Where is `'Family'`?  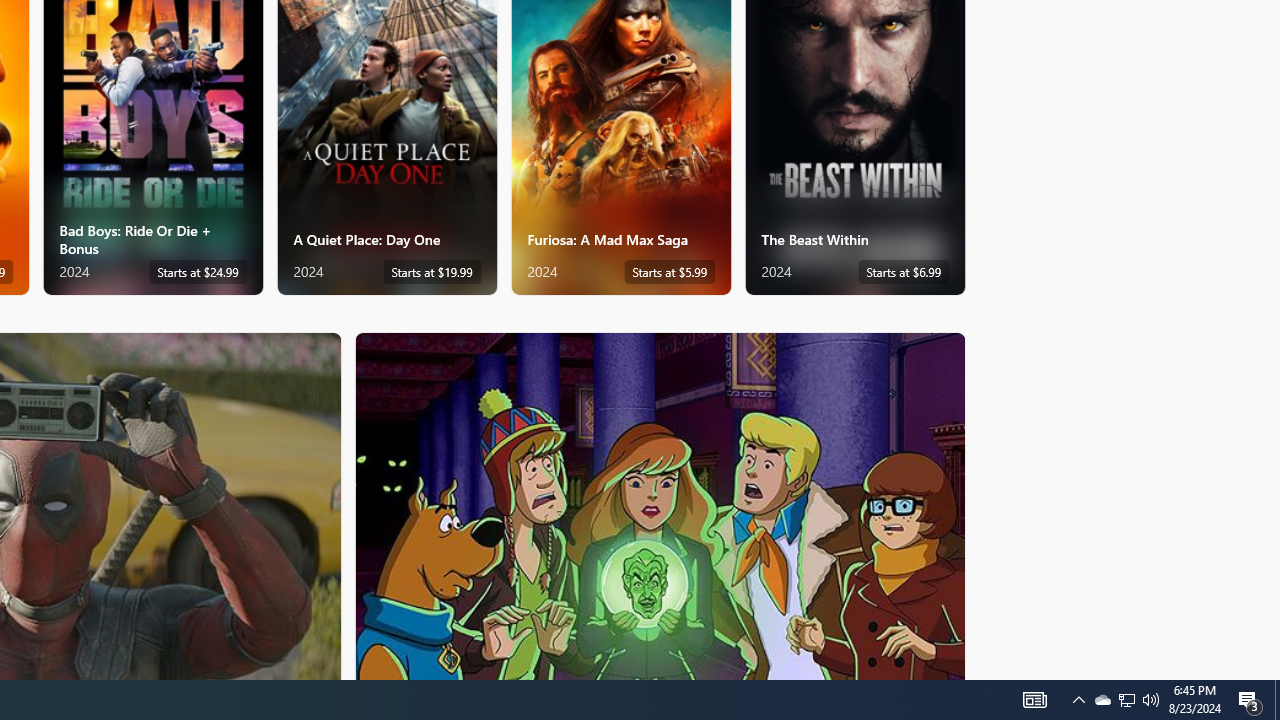 'Family' is located at coordinates (660, 504).